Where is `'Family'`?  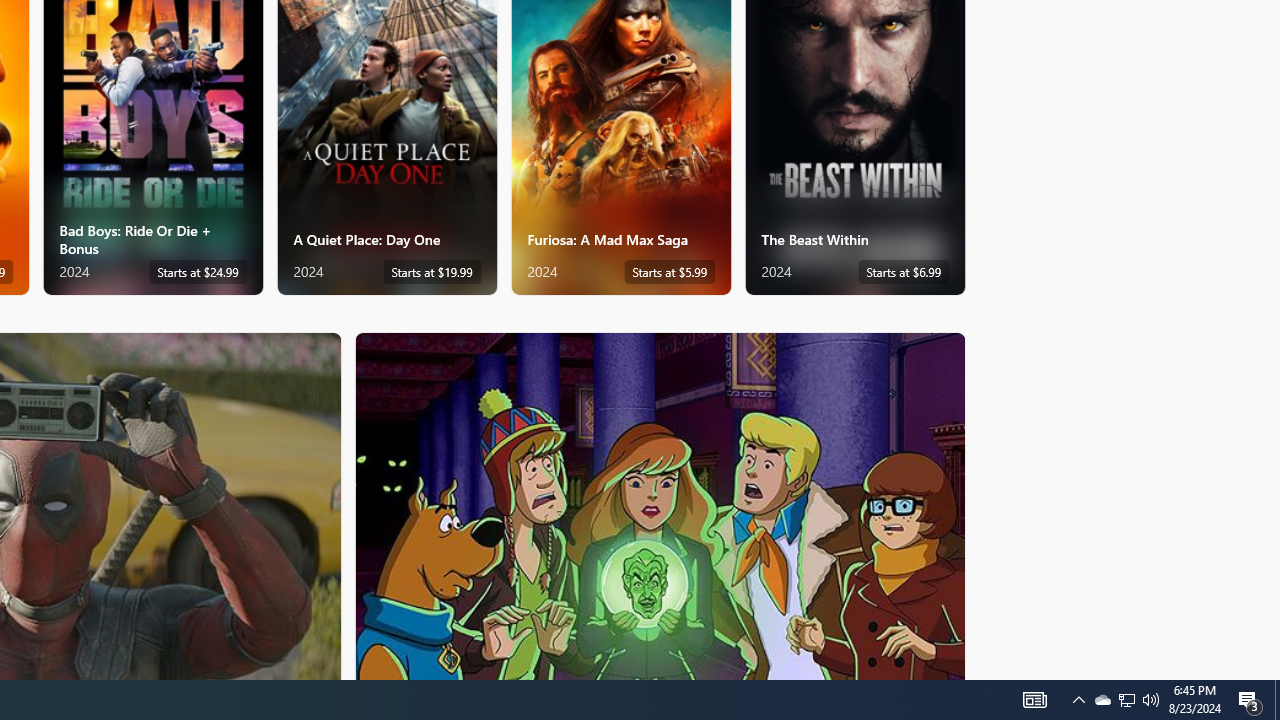 'Family' is located at coordinates (660, 504).